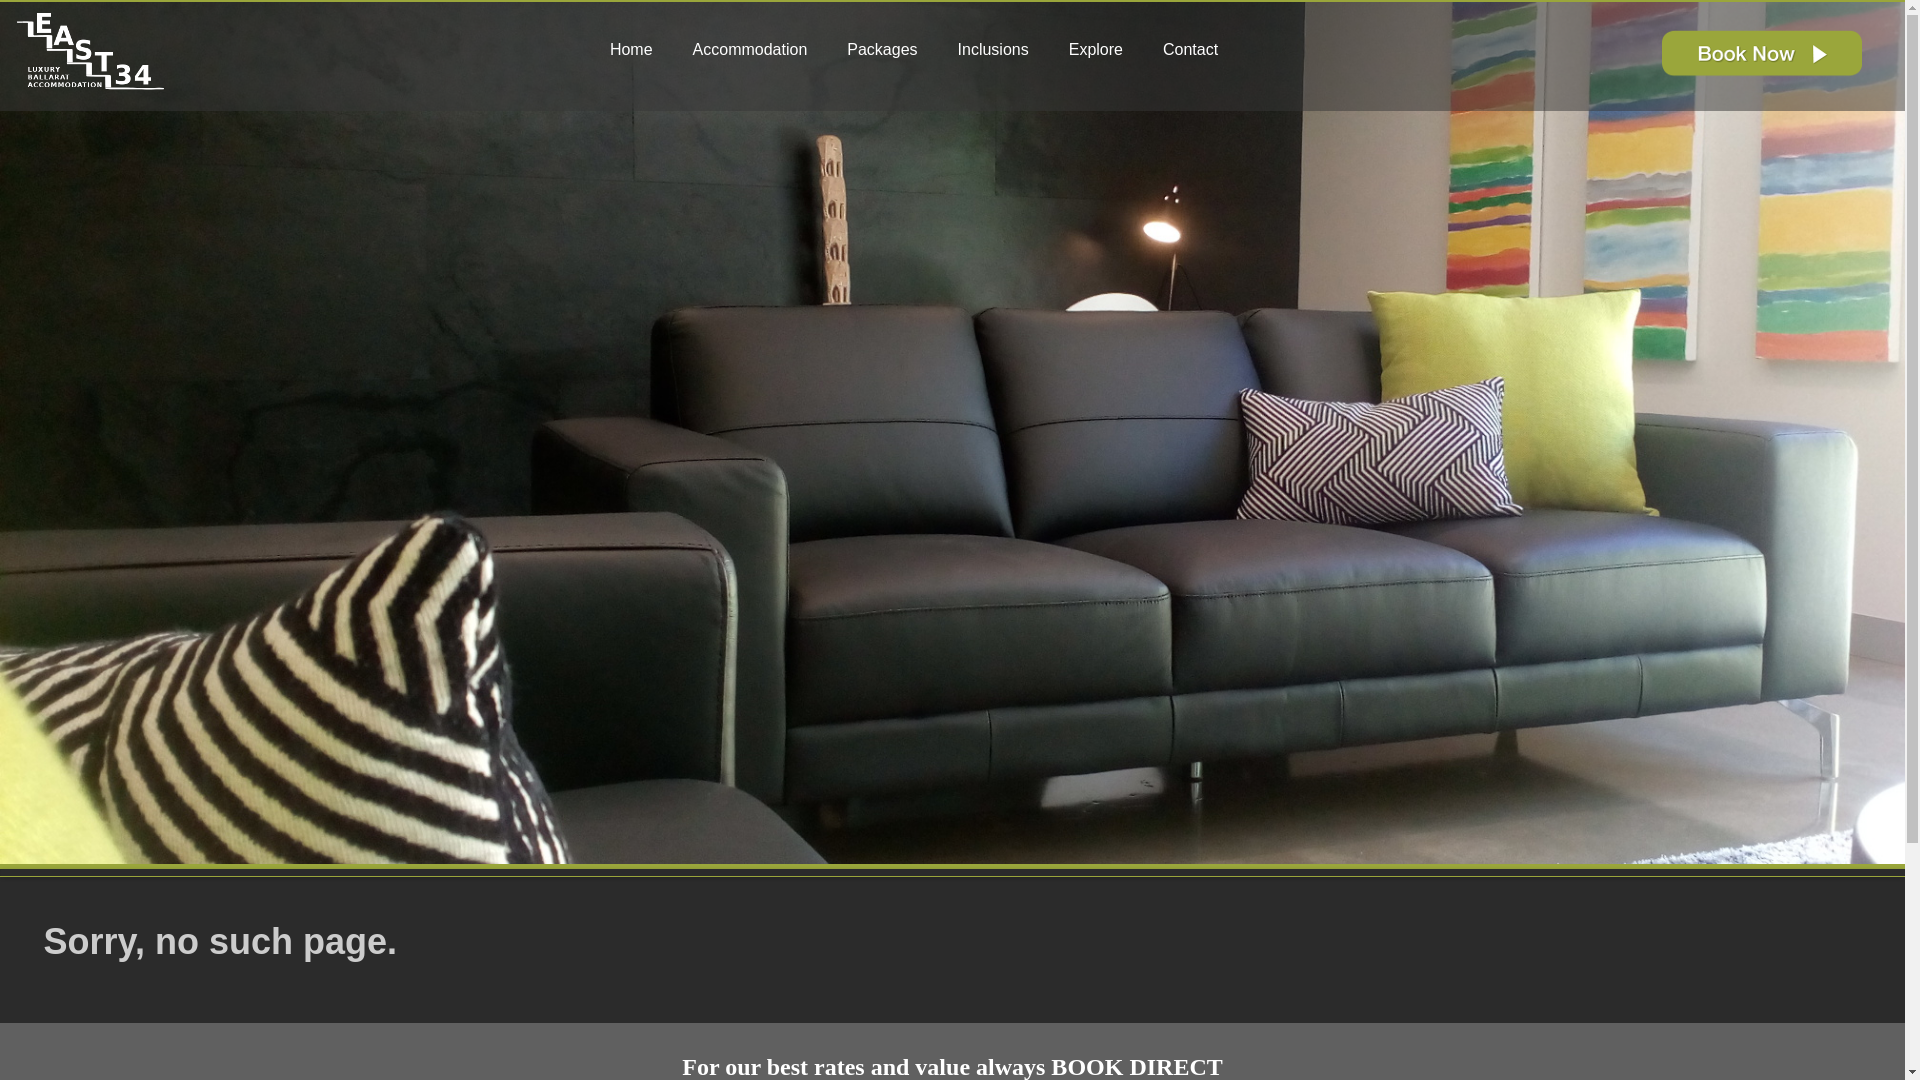 The height and width of the screenshot is (1080, 1920). What do you see at coordinates (757, 49) in the screenshot?
I see `'Accommodation'` at bounding box center [757, 49].